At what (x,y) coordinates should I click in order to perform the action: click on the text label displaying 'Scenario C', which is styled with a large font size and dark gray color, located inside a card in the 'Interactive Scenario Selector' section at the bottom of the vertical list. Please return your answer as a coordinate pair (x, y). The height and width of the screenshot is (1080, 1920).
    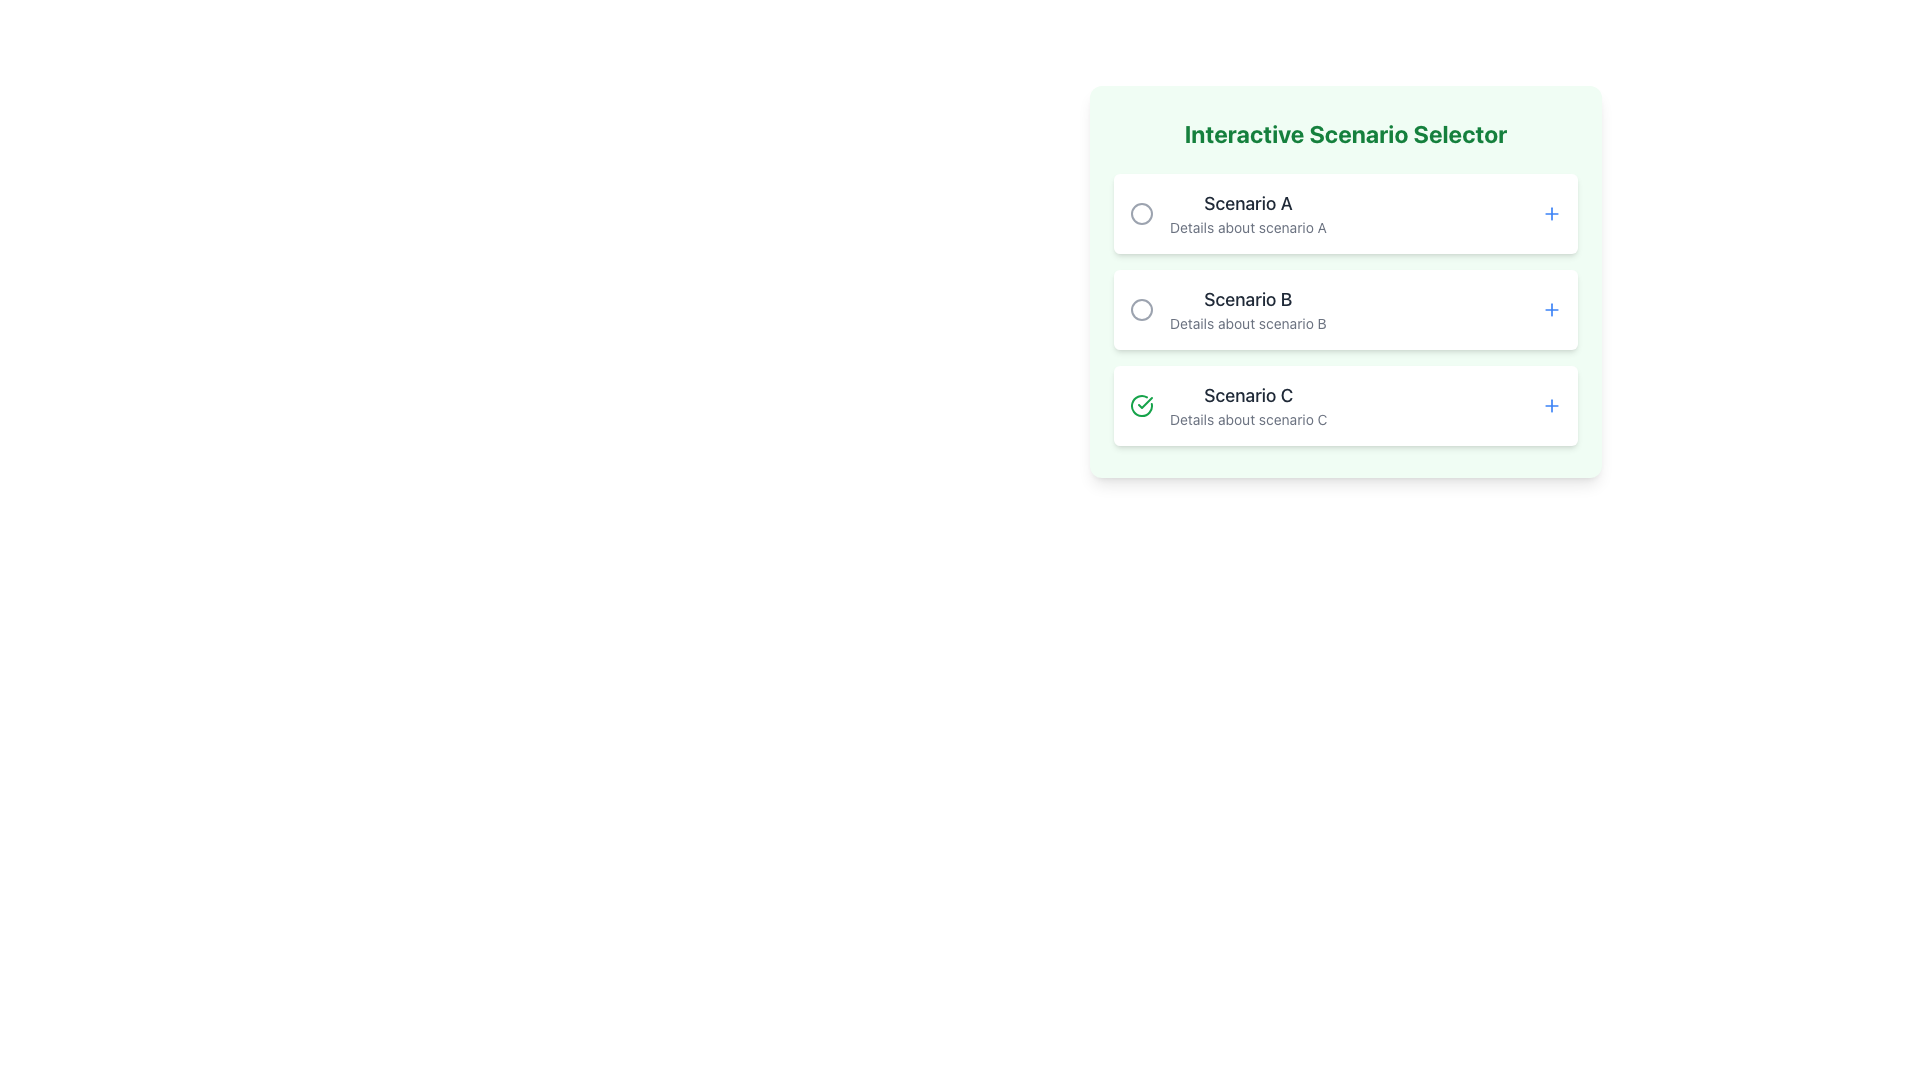
    Looking at the image, I should click on (1247, 396).